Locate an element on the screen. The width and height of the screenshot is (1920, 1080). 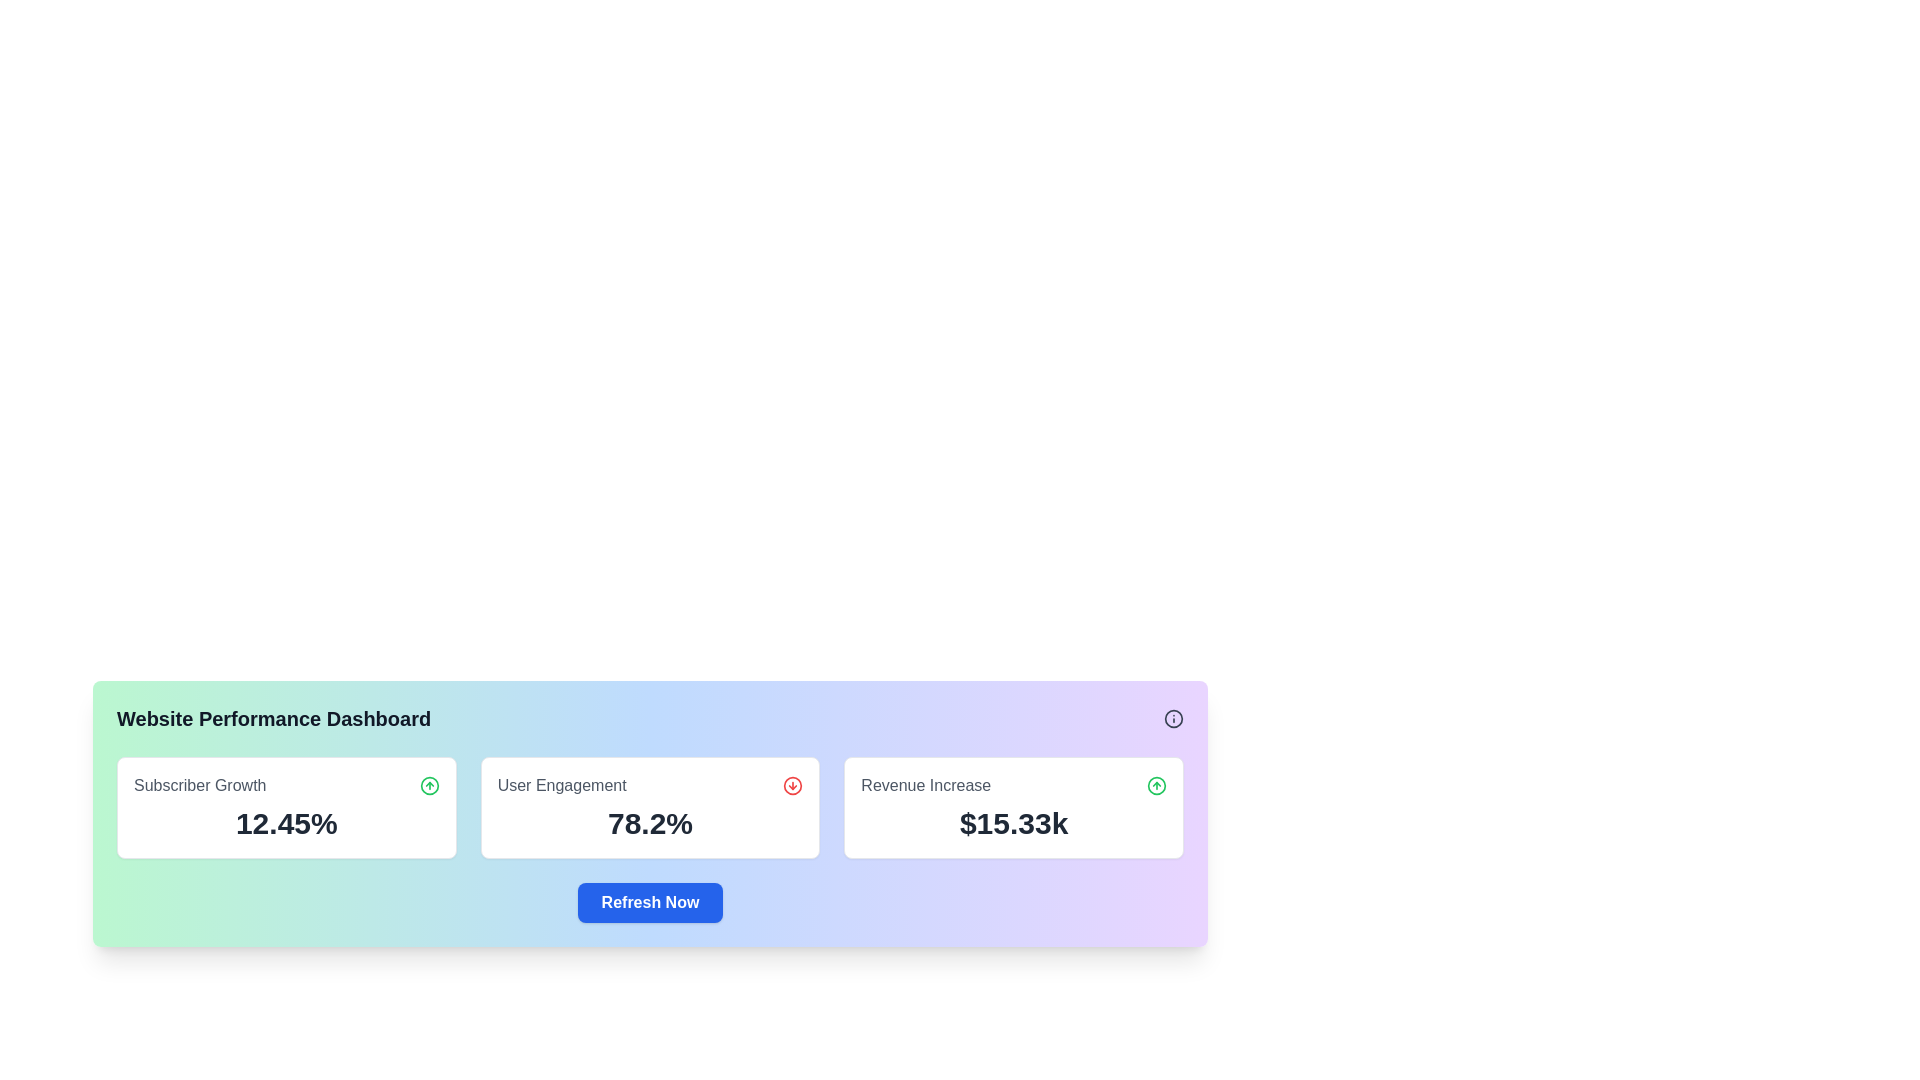
the refresh button located below the key performance indicators in the 'Website Performance Dashboard' card layout is located at coordinates (650, 902).